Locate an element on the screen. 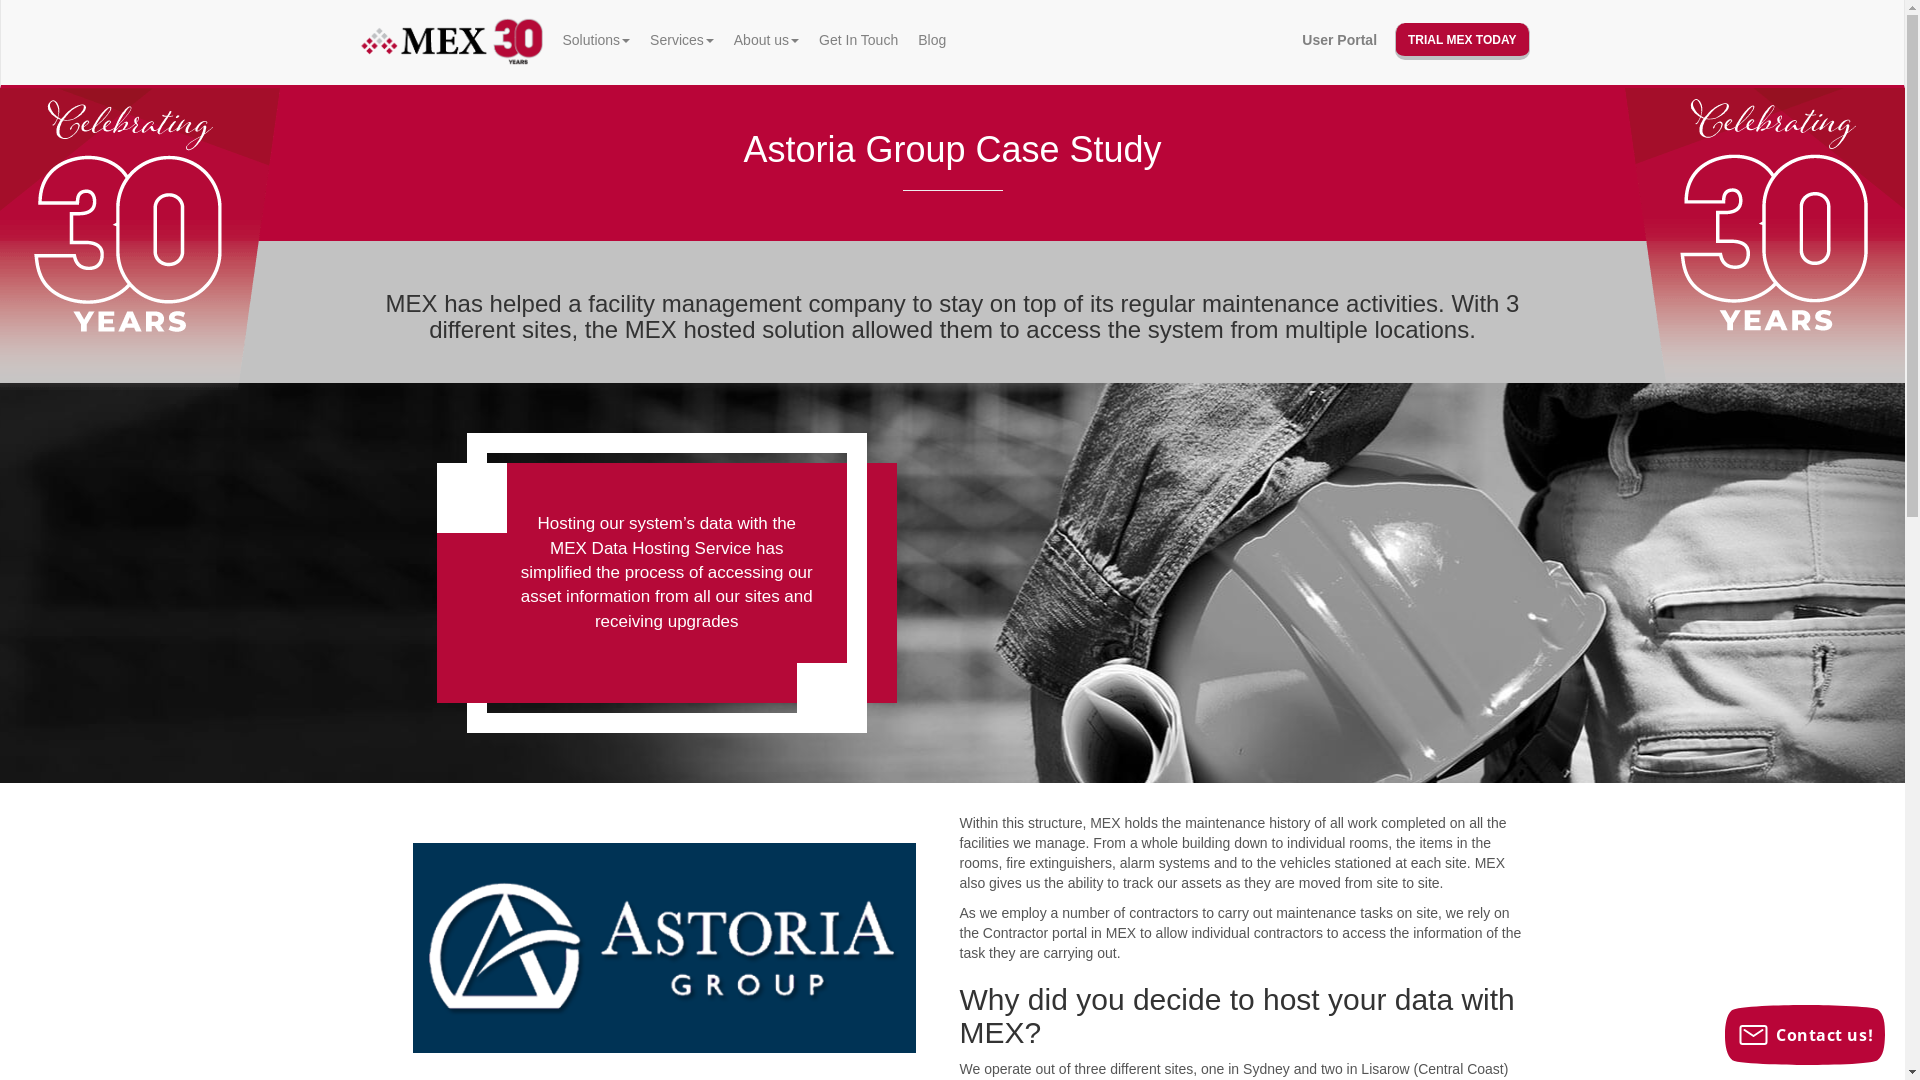  'TRIAL MEX TODAY' is located at coordinates (1462, 41).